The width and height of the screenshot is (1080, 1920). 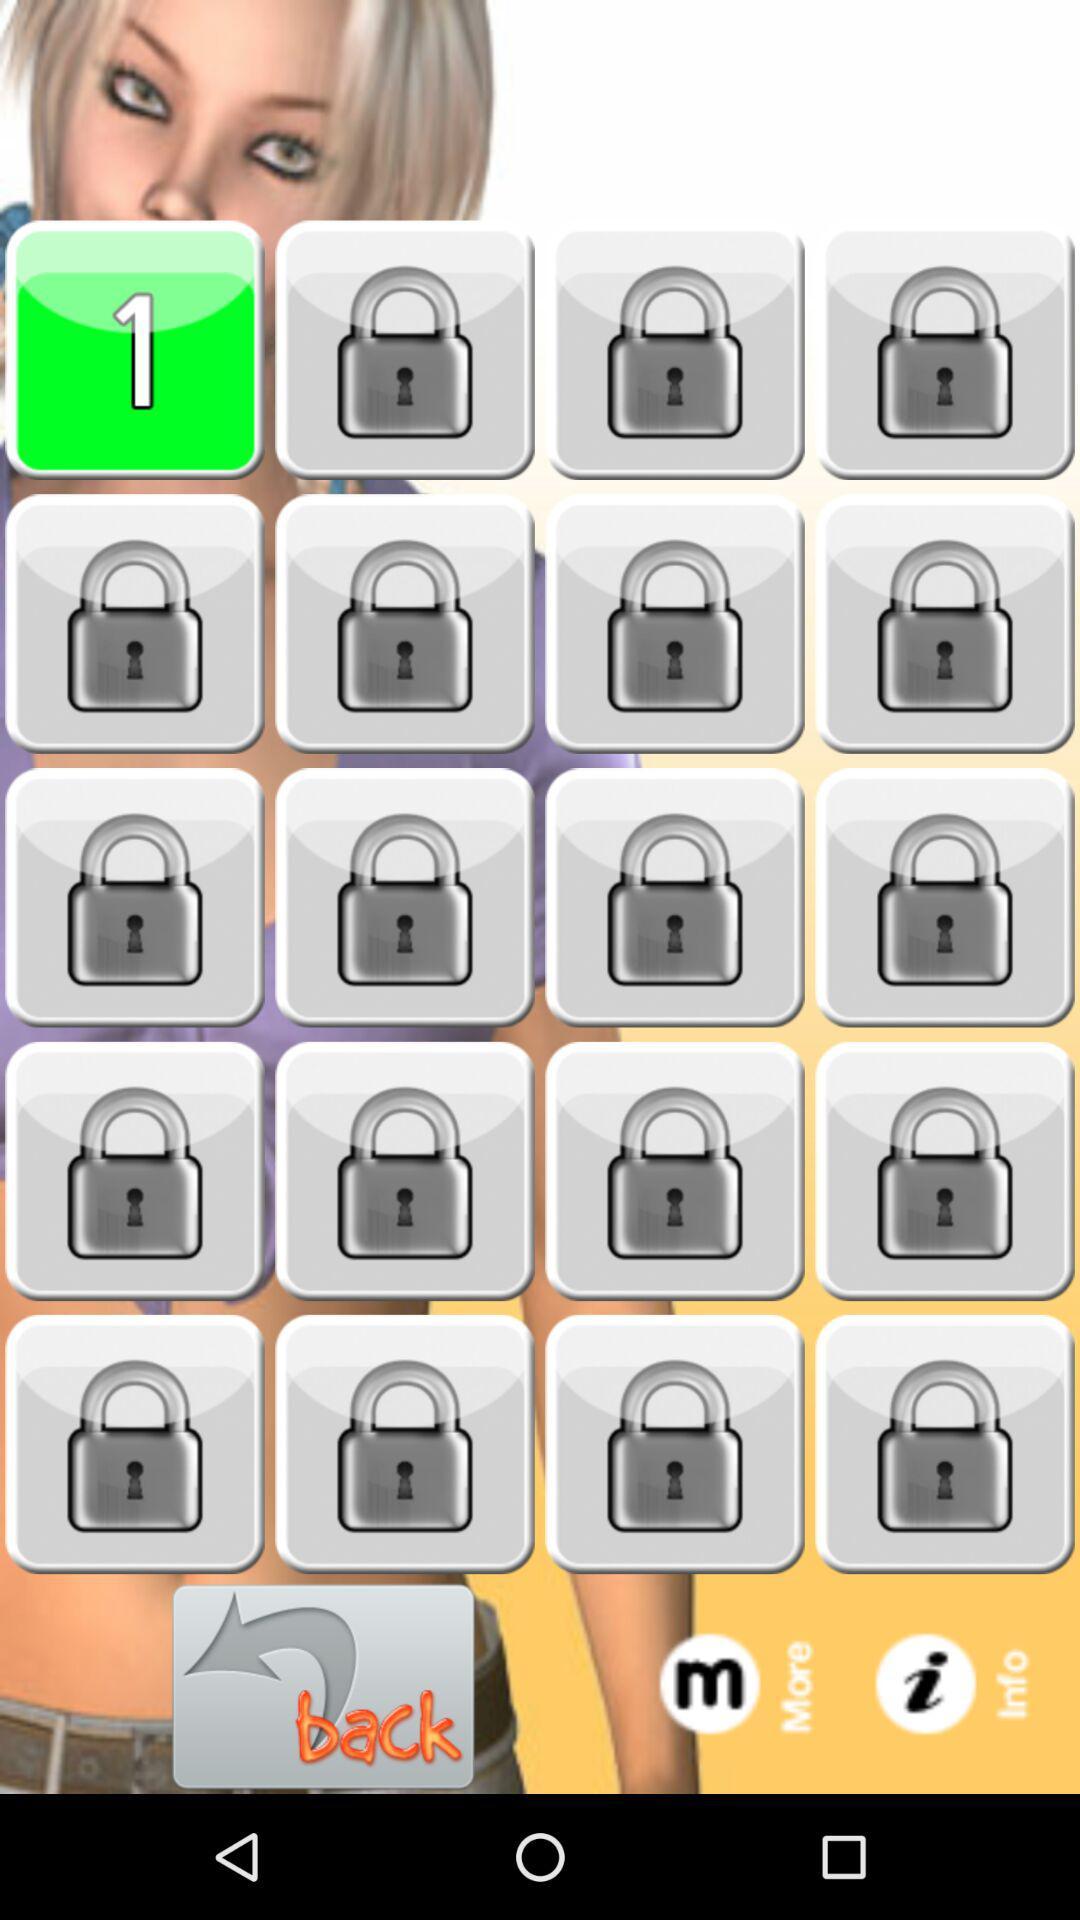 I want to click on icone button, so click(x=971, y=1686).